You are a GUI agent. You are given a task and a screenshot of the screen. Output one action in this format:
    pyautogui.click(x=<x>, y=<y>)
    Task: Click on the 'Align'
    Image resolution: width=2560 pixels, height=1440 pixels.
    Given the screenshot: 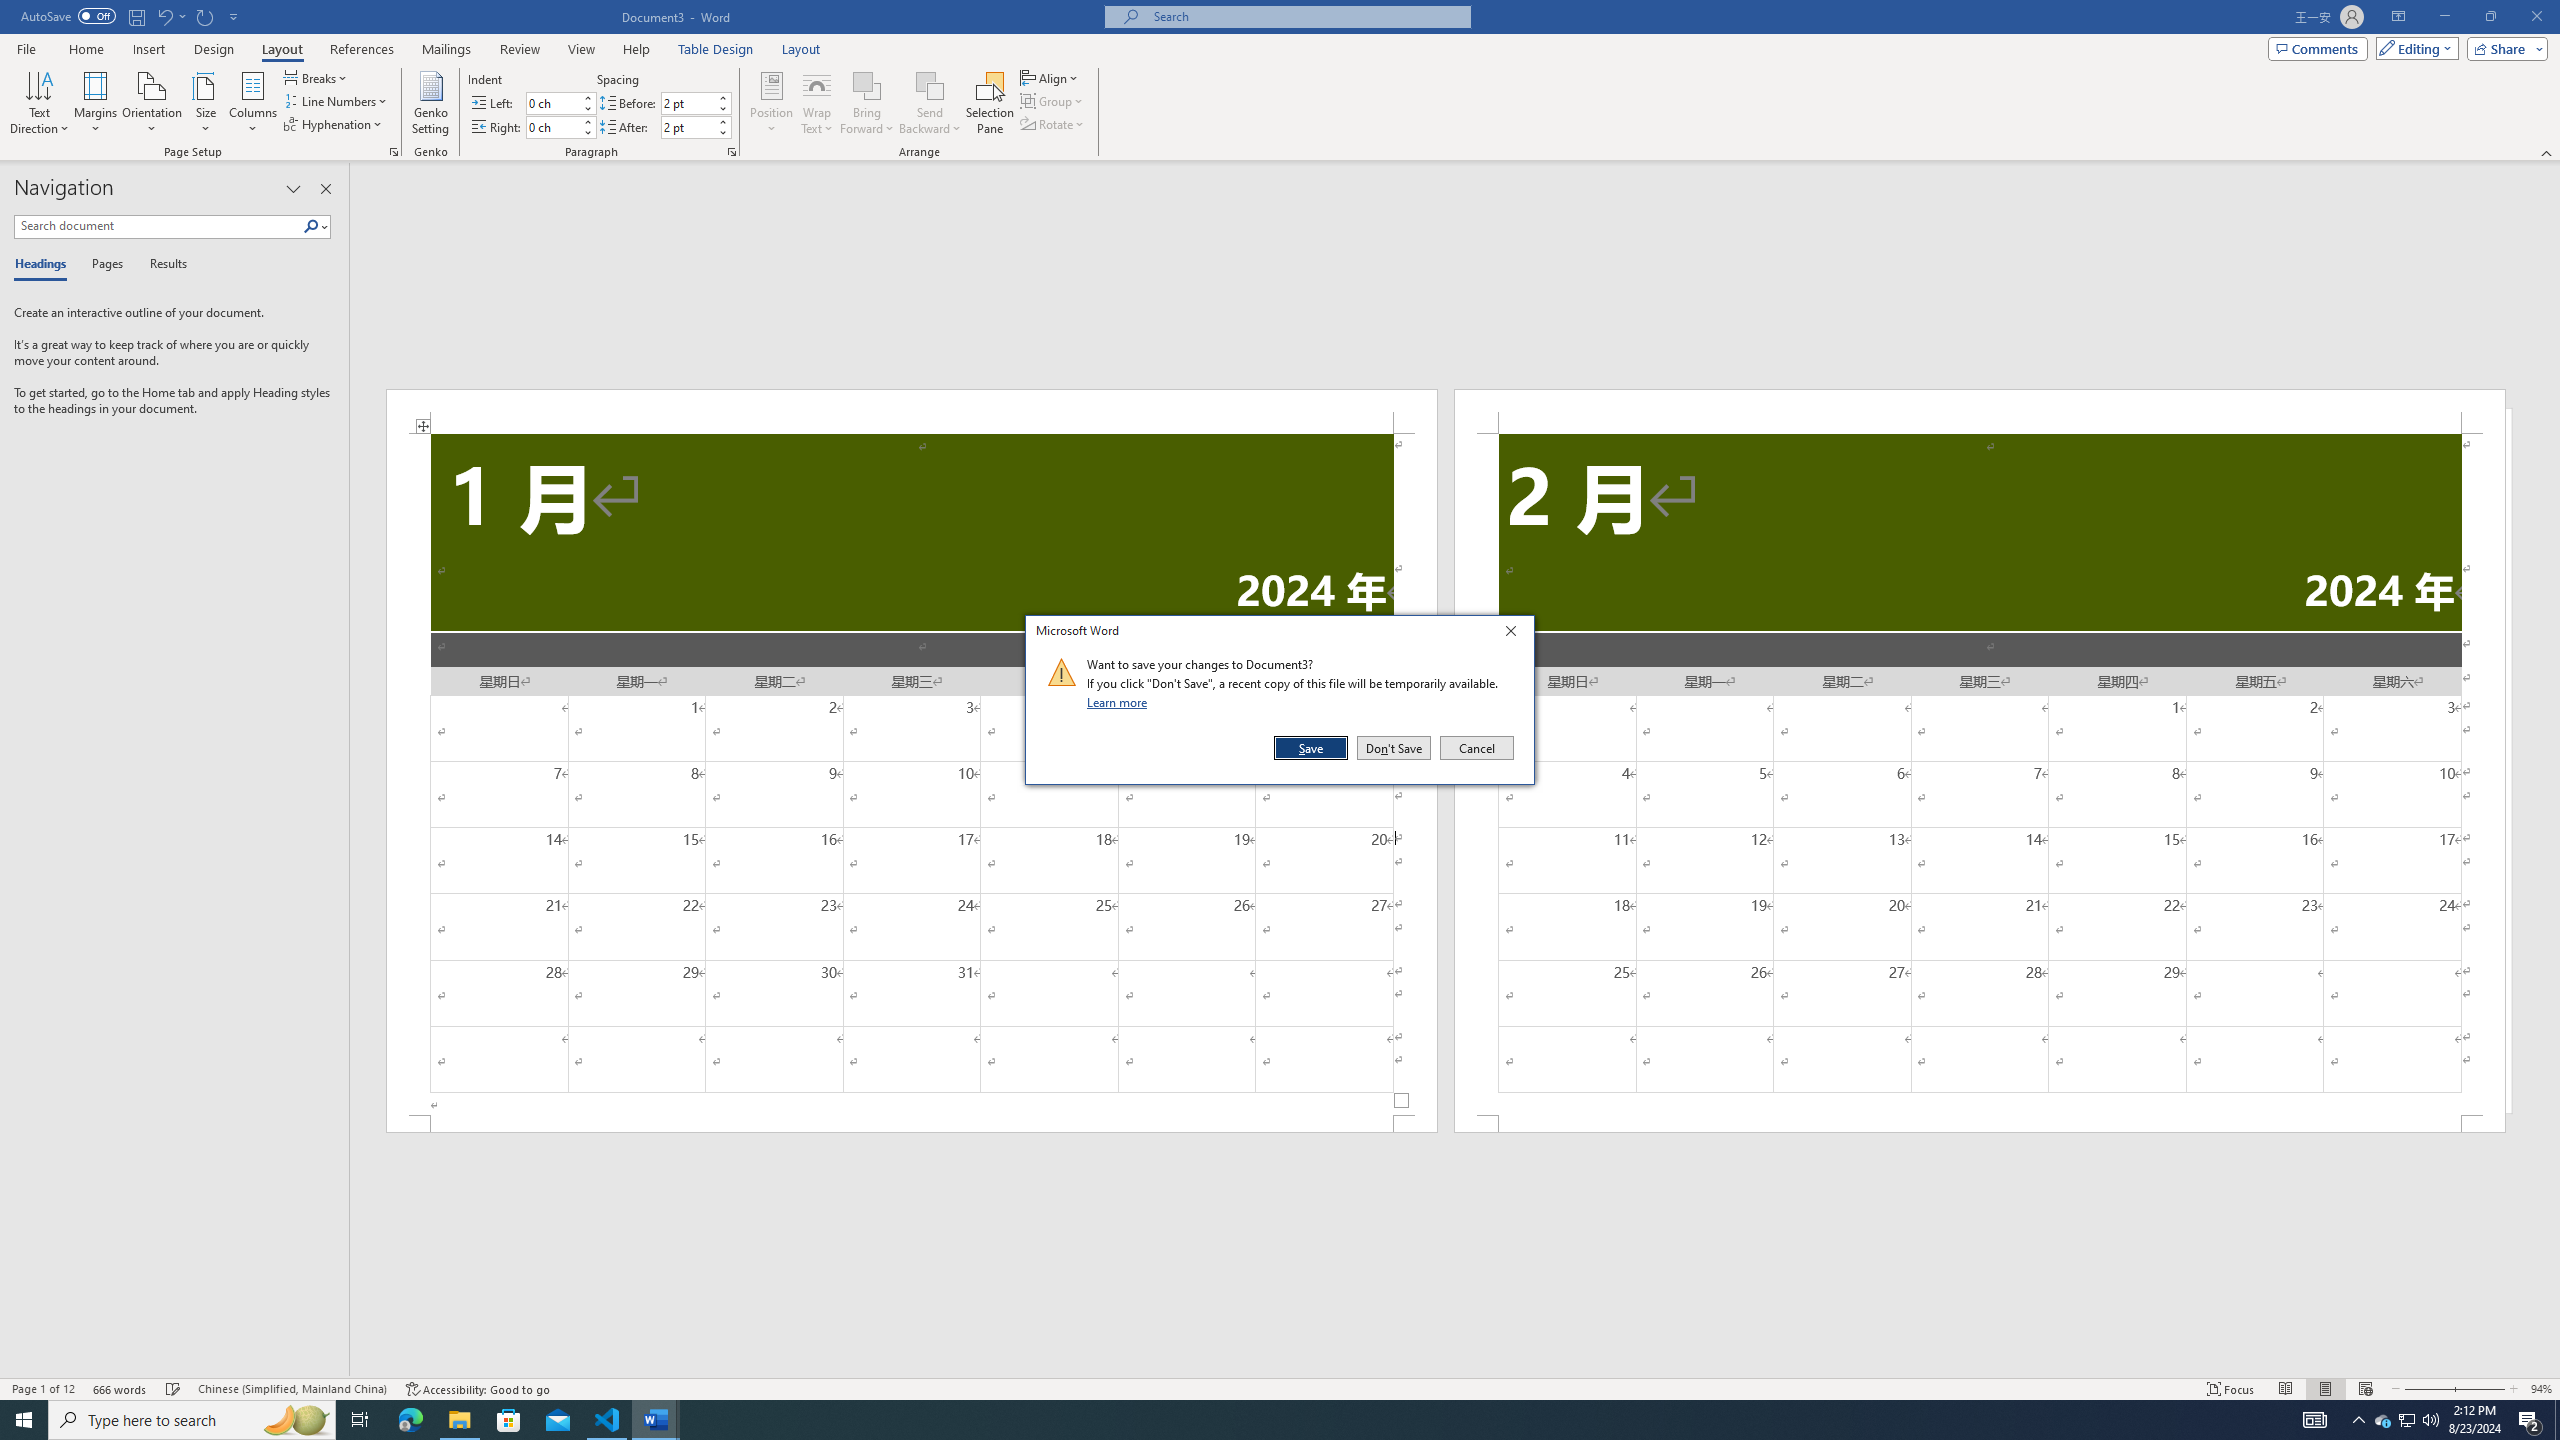 What is the action you would take?
    pyautogui.click(x=1049, y=77)
    